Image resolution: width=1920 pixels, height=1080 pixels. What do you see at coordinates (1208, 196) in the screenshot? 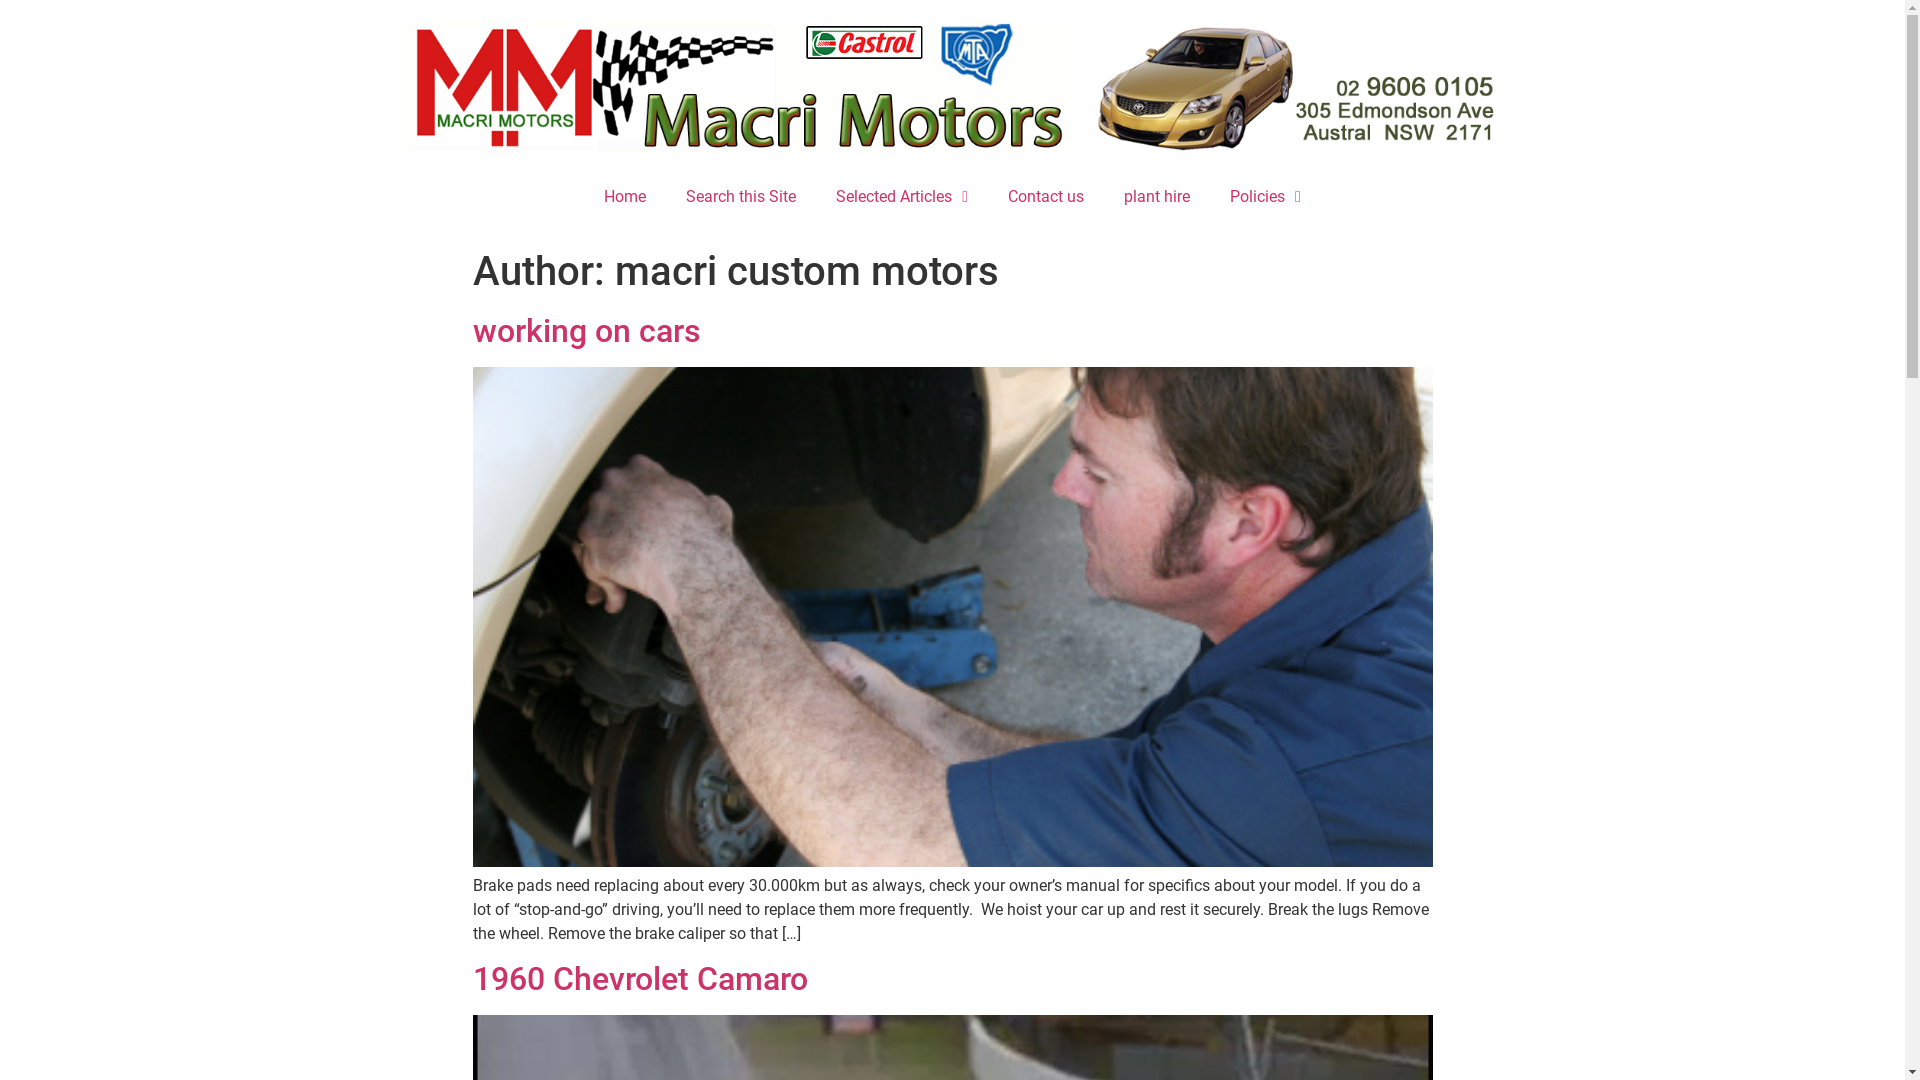
I see `'Policies'` at bounding box center [1208, 196].